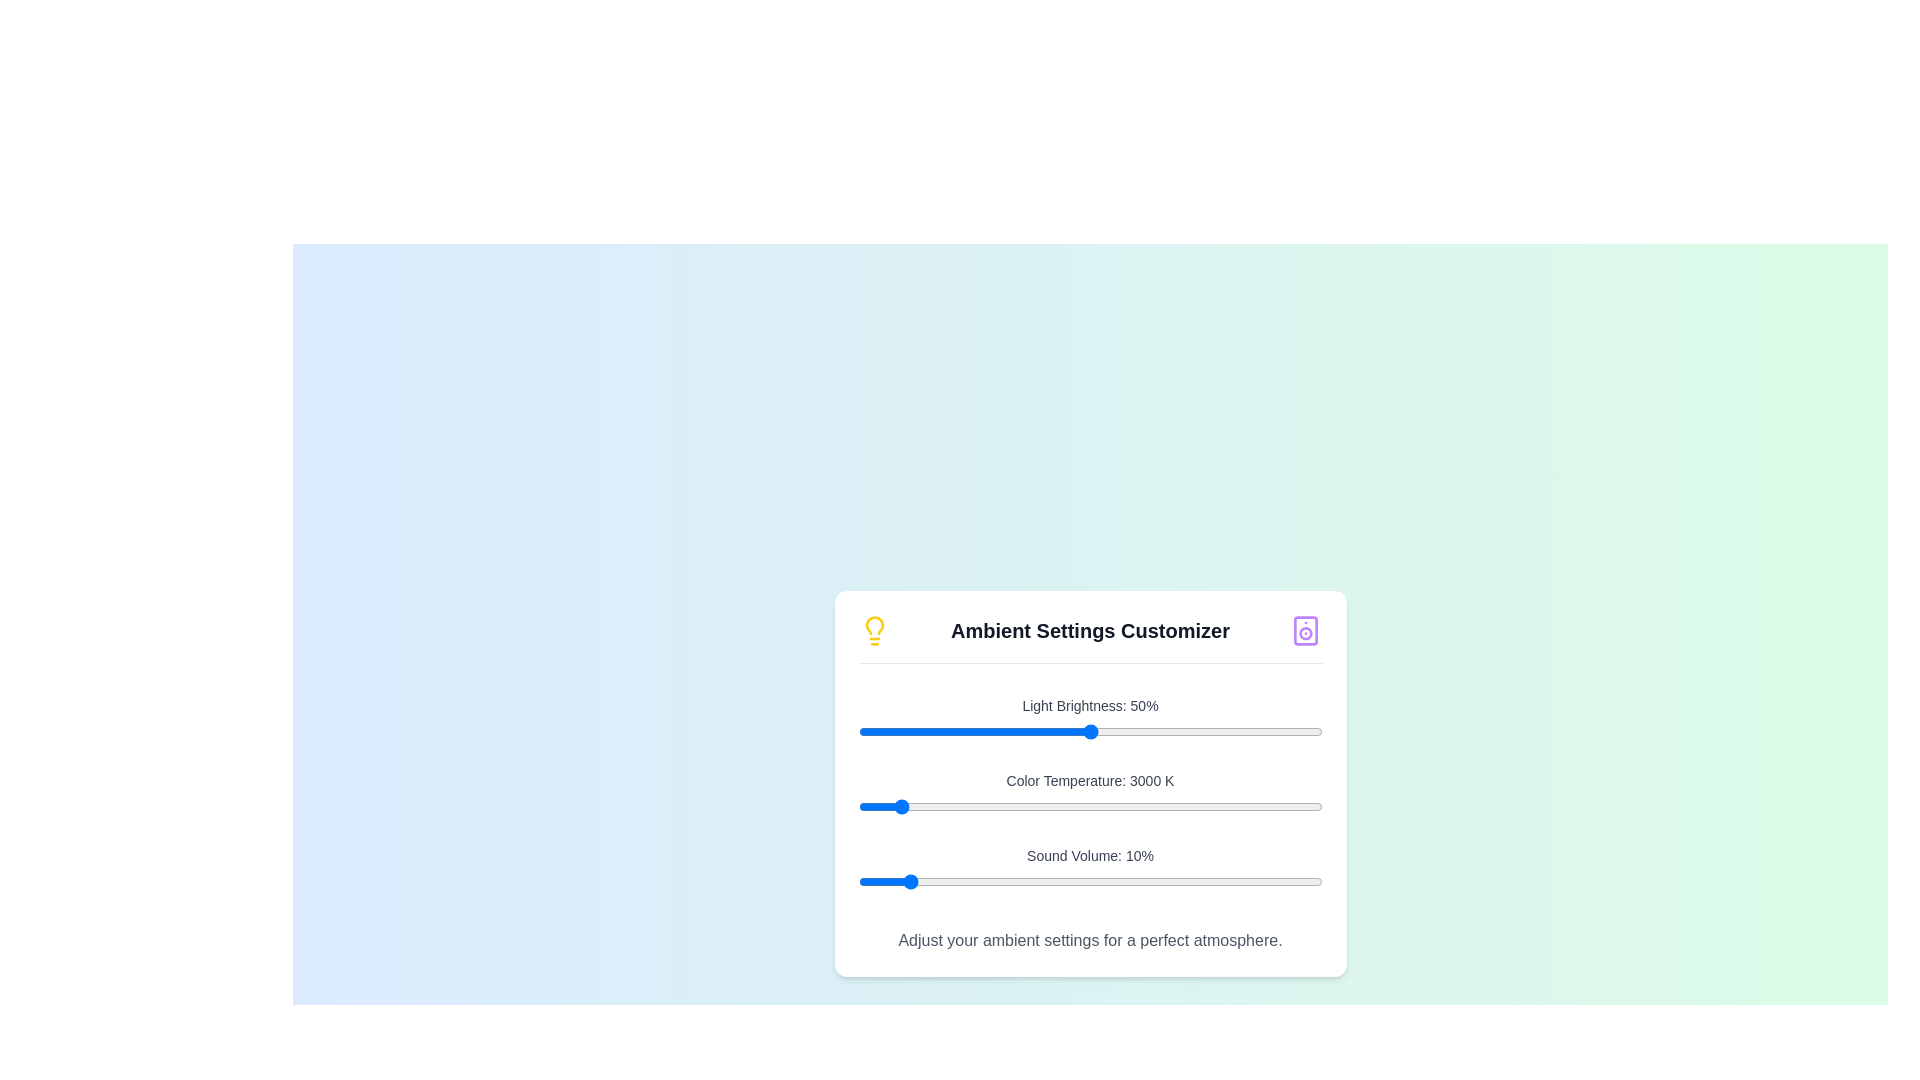 The width and height of the screenshot is (1920, 1080). What do you see at coordinates (969, 732) in the screenshot?
I see `the light brightness` at bounding box center [969, 732].